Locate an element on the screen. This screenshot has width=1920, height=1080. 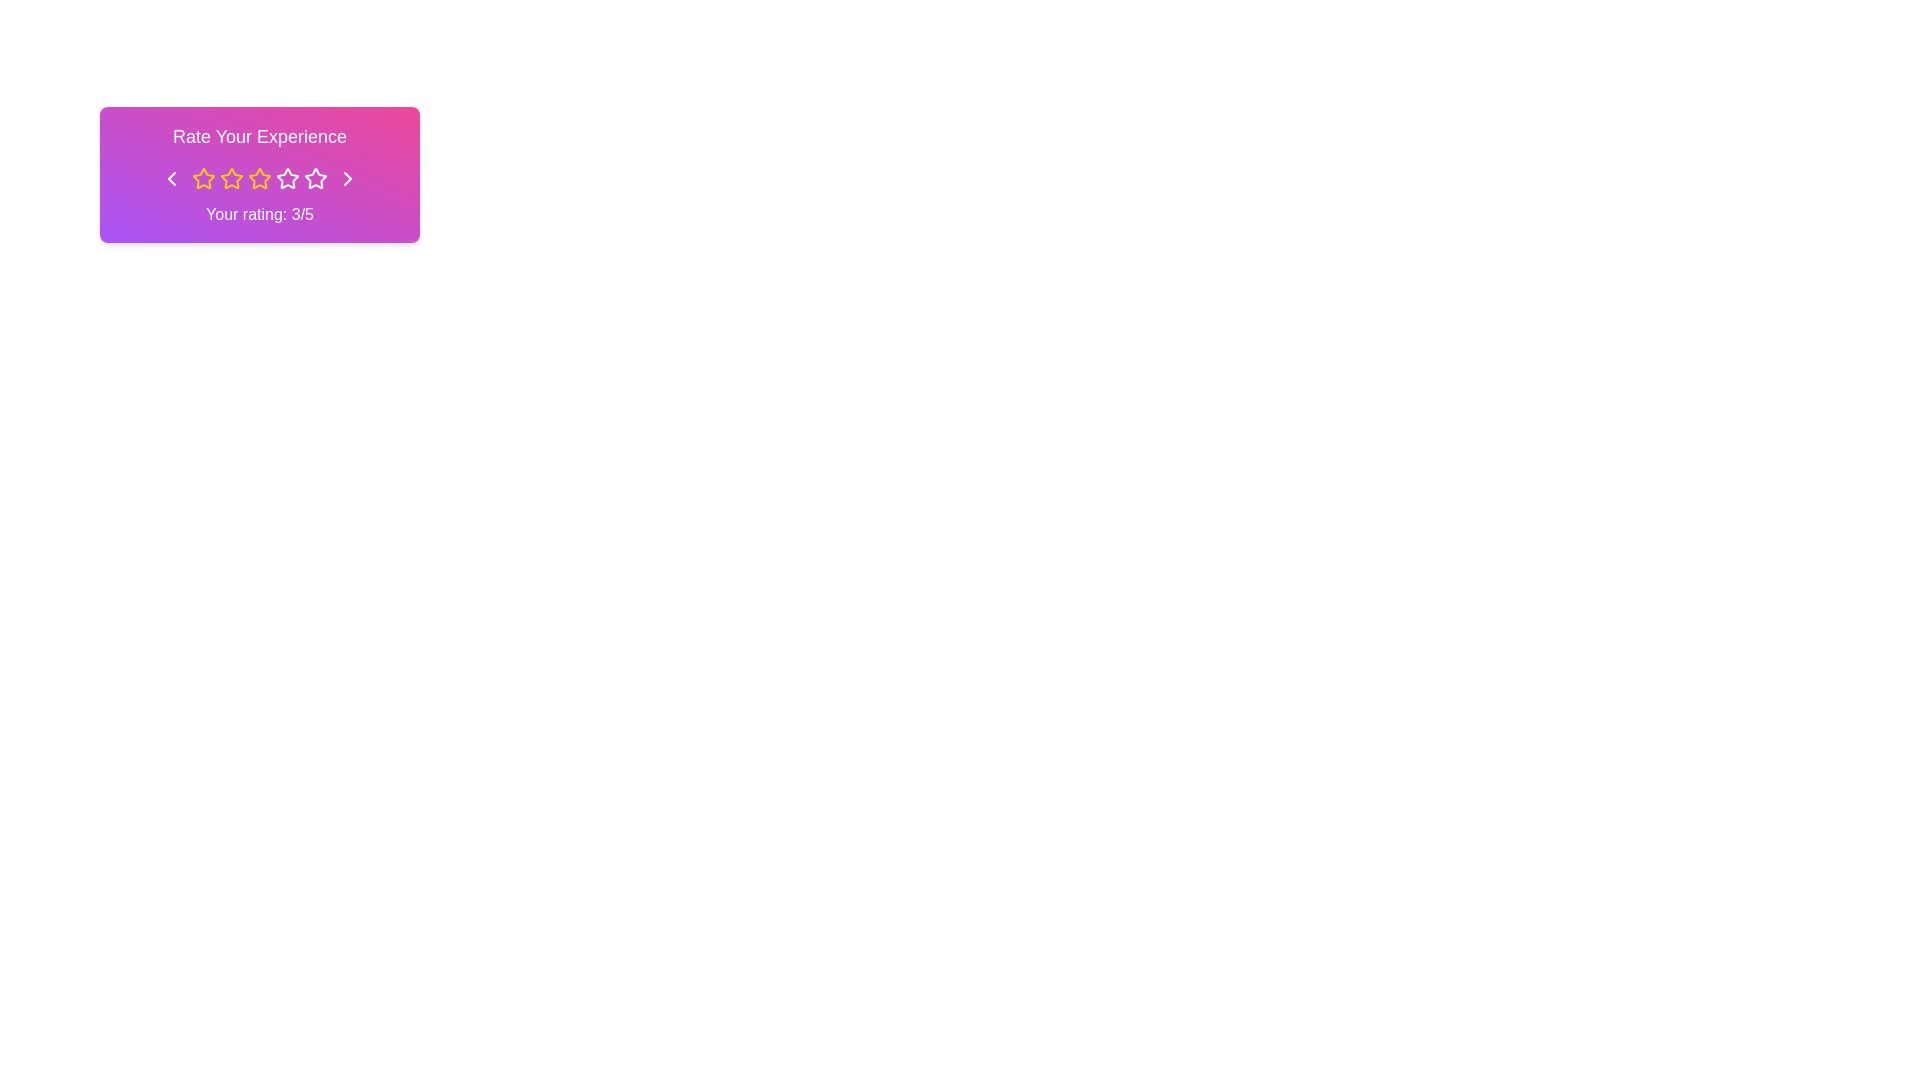
the Chevron icon button located at the far left of the horizontal group, which changes its color to indicate interaction is located at coordinates (172, 177).